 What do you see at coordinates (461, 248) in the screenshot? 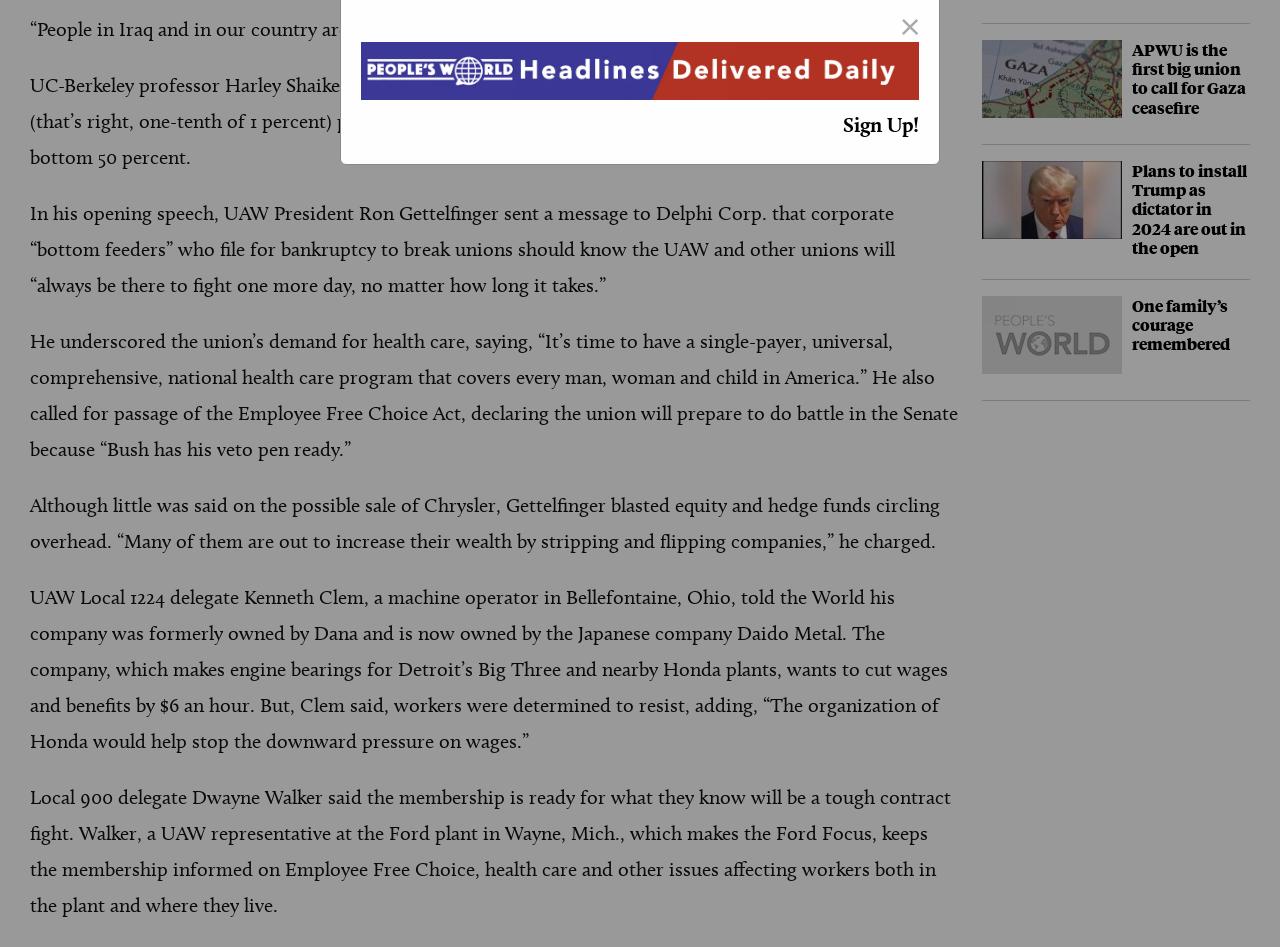
I see `'In his opening speech, UAW President Ron Gettelfinger sent a message to Delphi Corp. that corporate “bottom feeders” who file for bankruptcy to break unions should know the UAW and other unions will “always be there to fight one more day, no matter how long it takes.”'` at bounding box center [461, 248].